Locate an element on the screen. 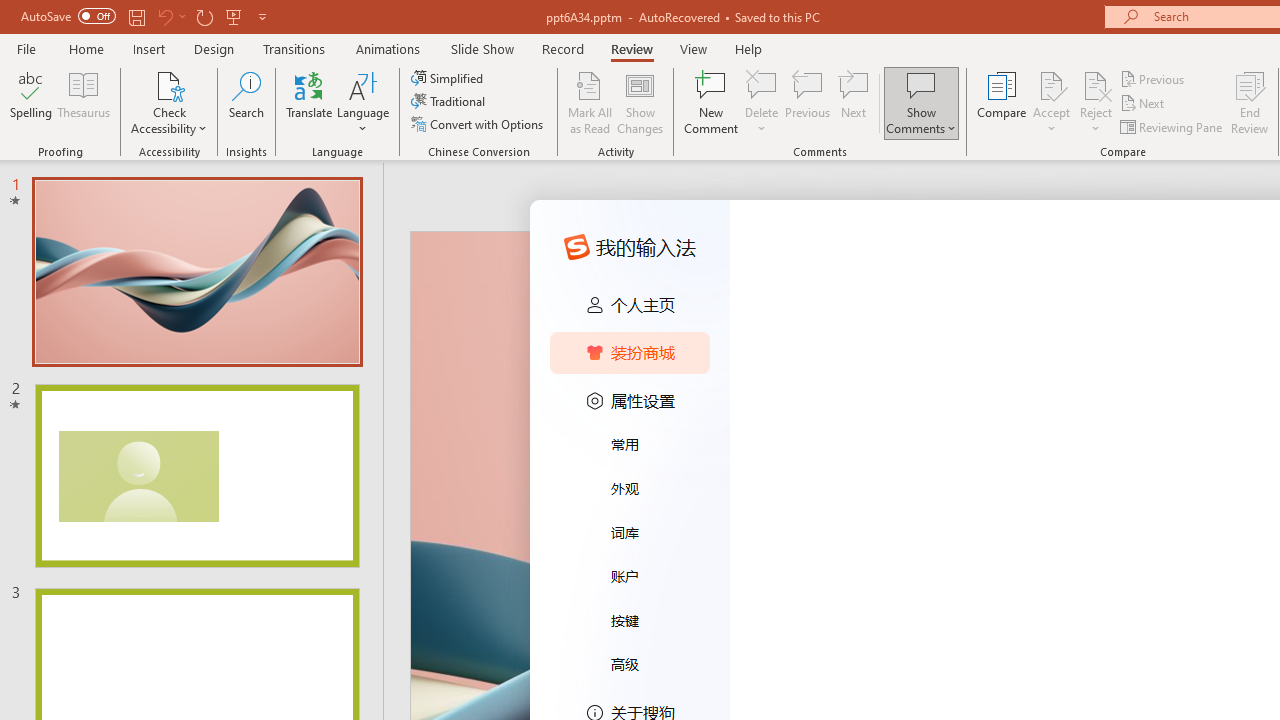 The image size is (1280, 720). 'Thesaurus...' is located at coordinates (82, 103).